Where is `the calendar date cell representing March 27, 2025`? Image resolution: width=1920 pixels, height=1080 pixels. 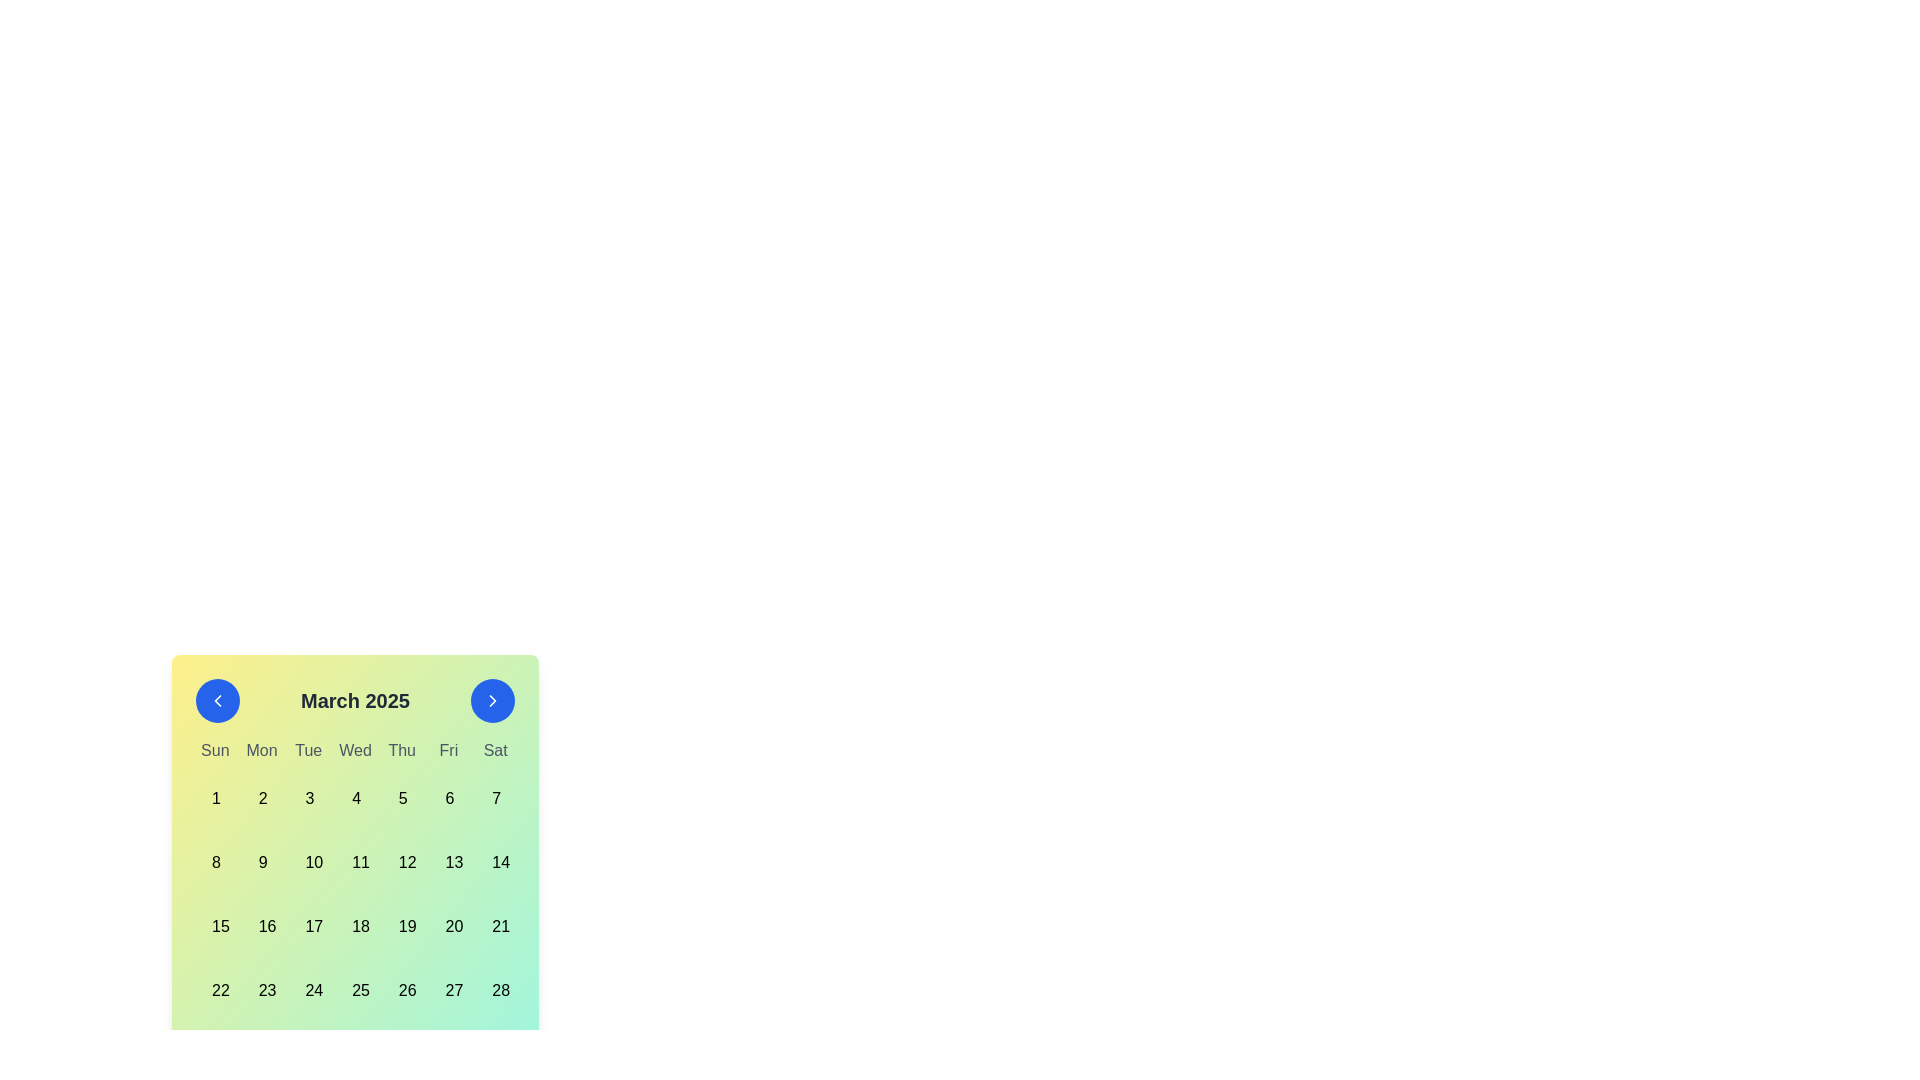 the calendar date cell representing March 27, 2025 is located at coordinates (447, 991).